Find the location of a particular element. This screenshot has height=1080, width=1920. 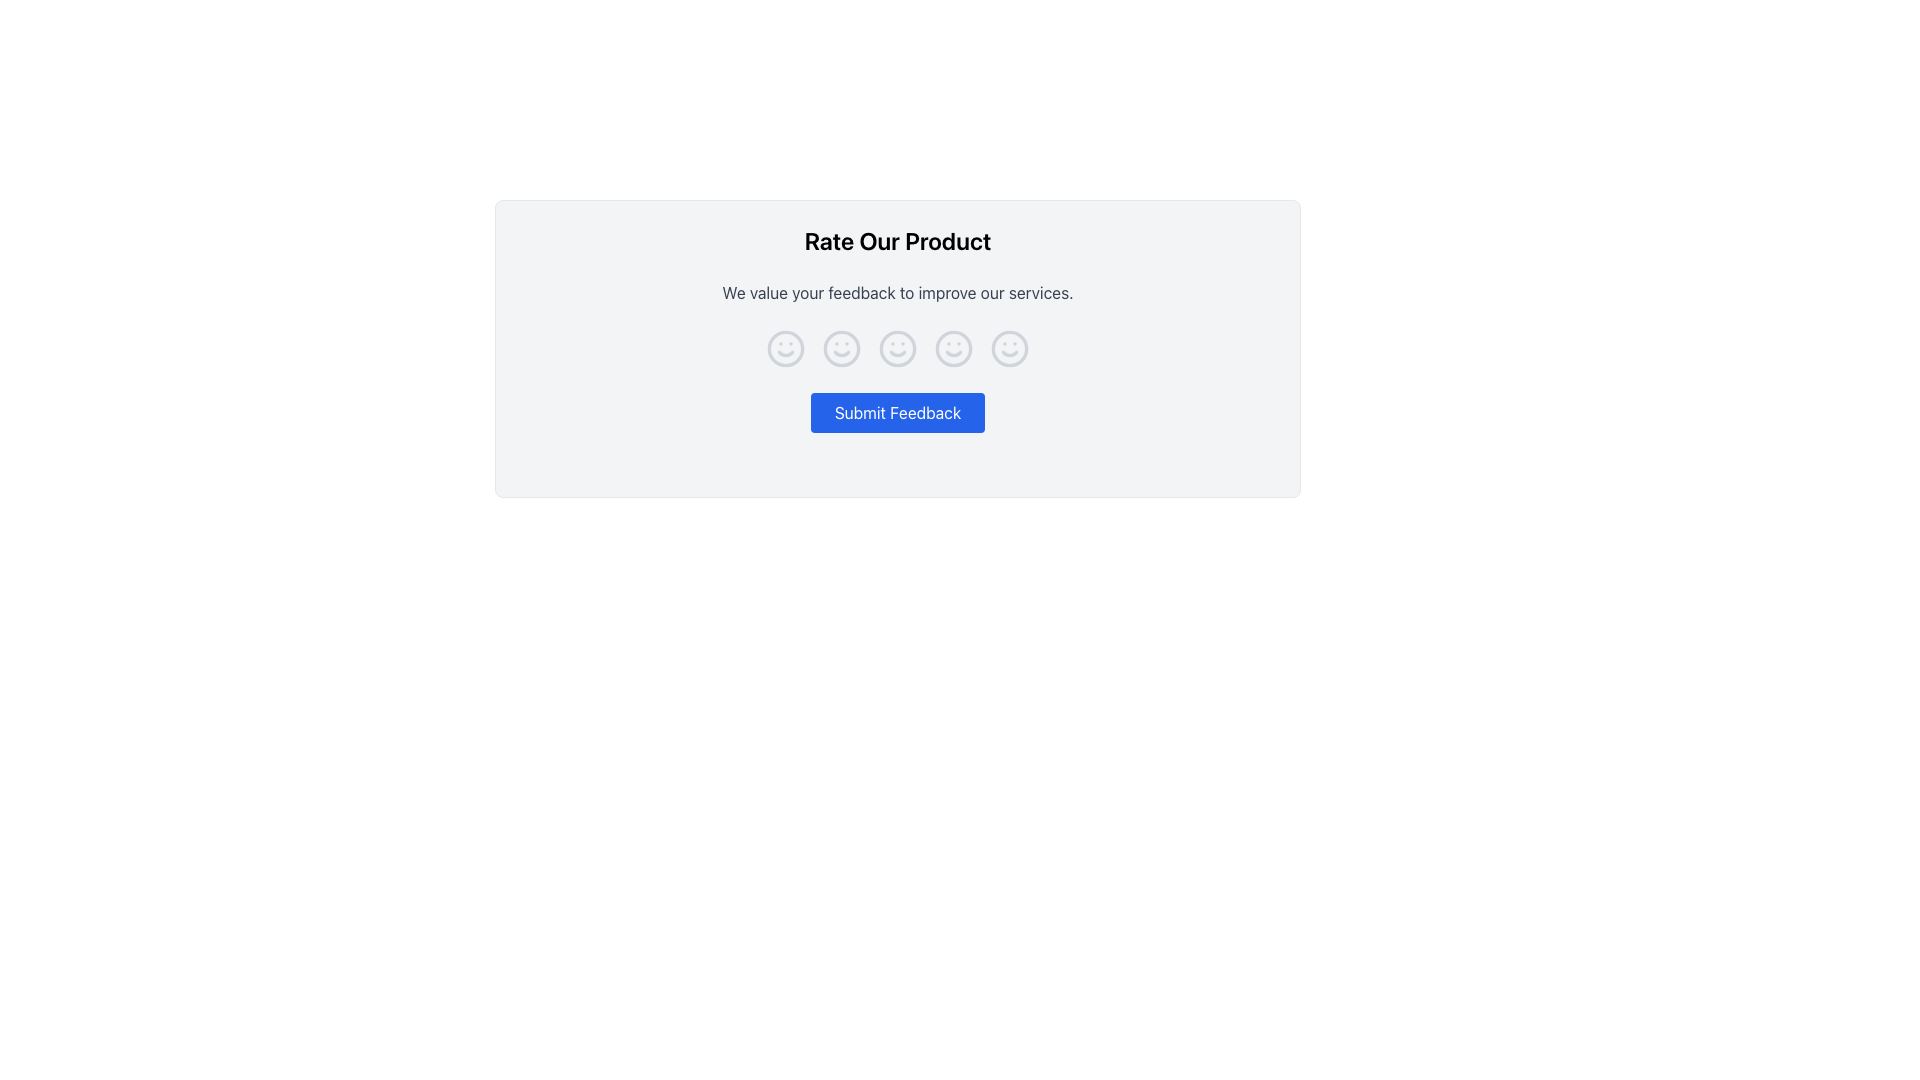

the SVG Circle Element located in the second smiley face icon within the 'Rate Our Product' section is located at coordinates (841, 347).